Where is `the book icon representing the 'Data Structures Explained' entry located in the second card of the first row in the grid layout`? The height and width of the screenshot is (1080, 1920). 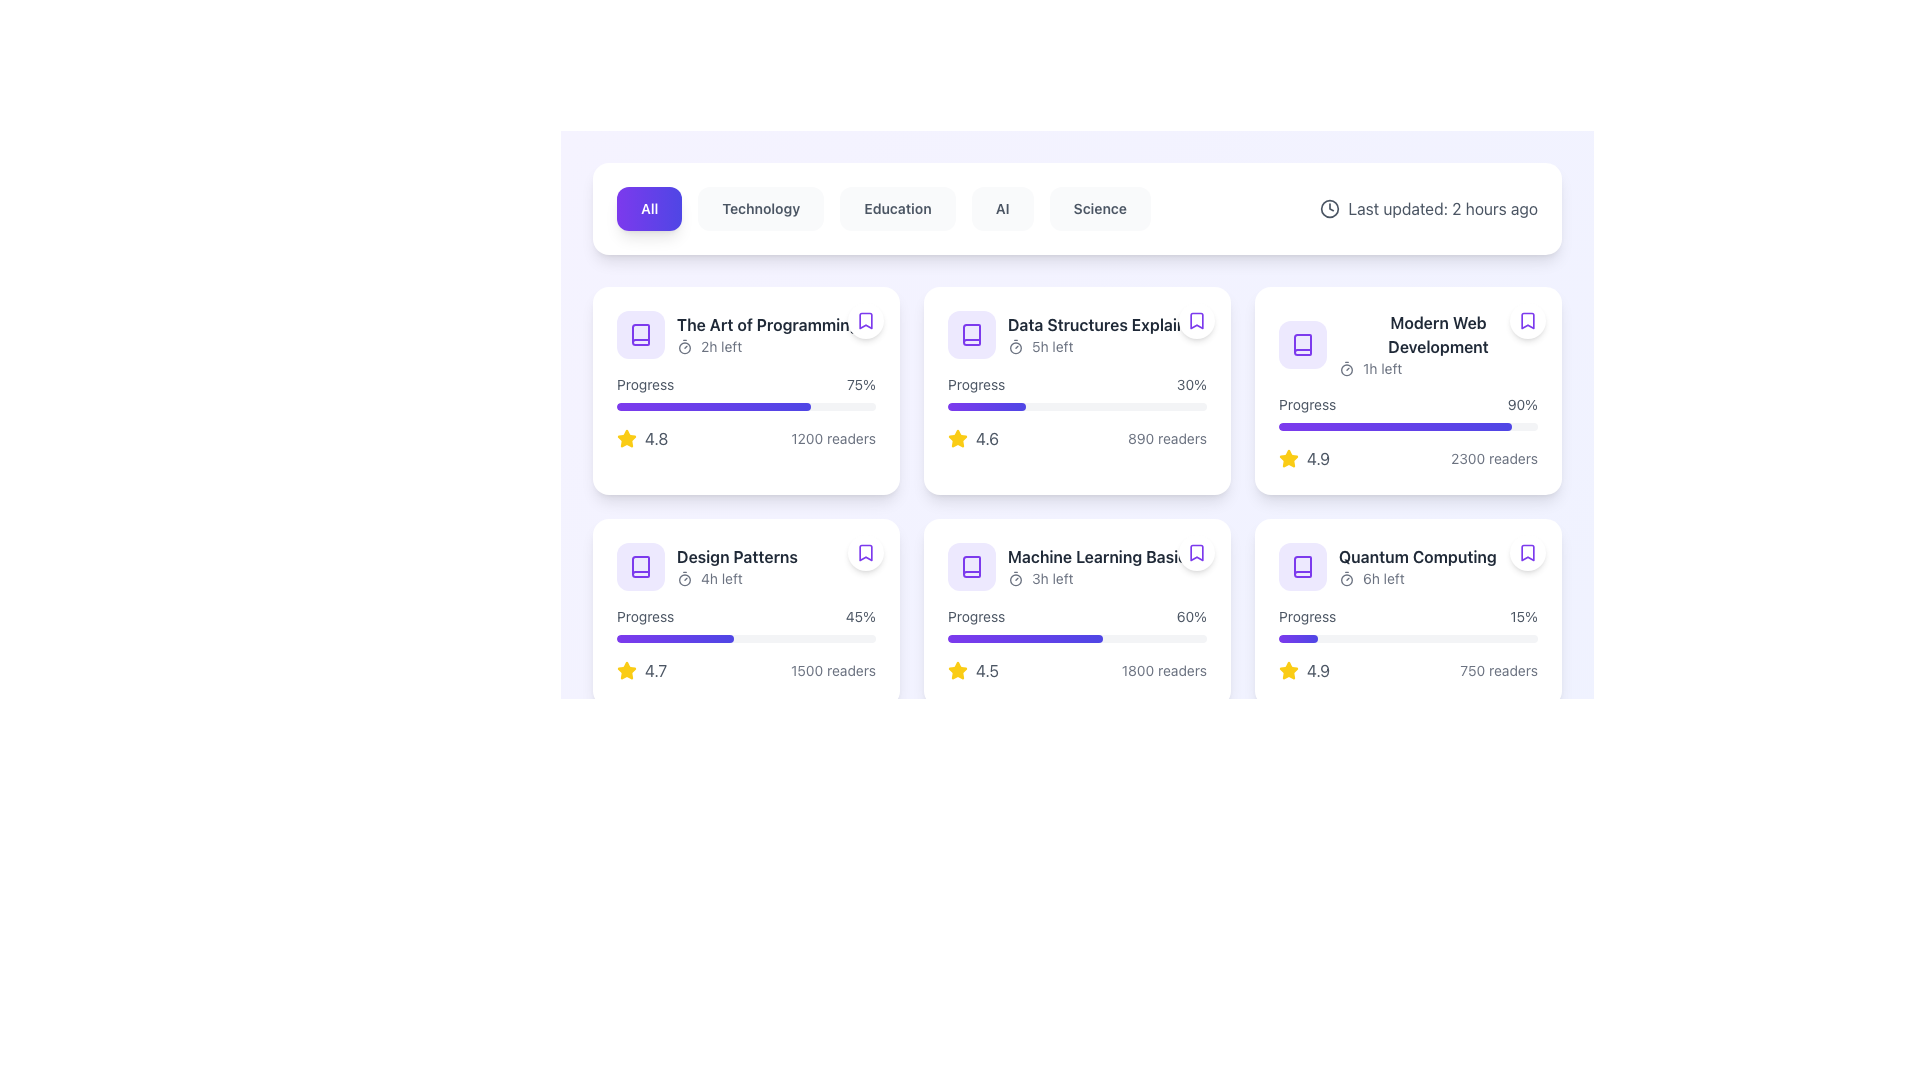 the book icon representing the 'Data Structures Explained' entry located in the second card of the first row in the grid layout is located at coordinates (971, 334).